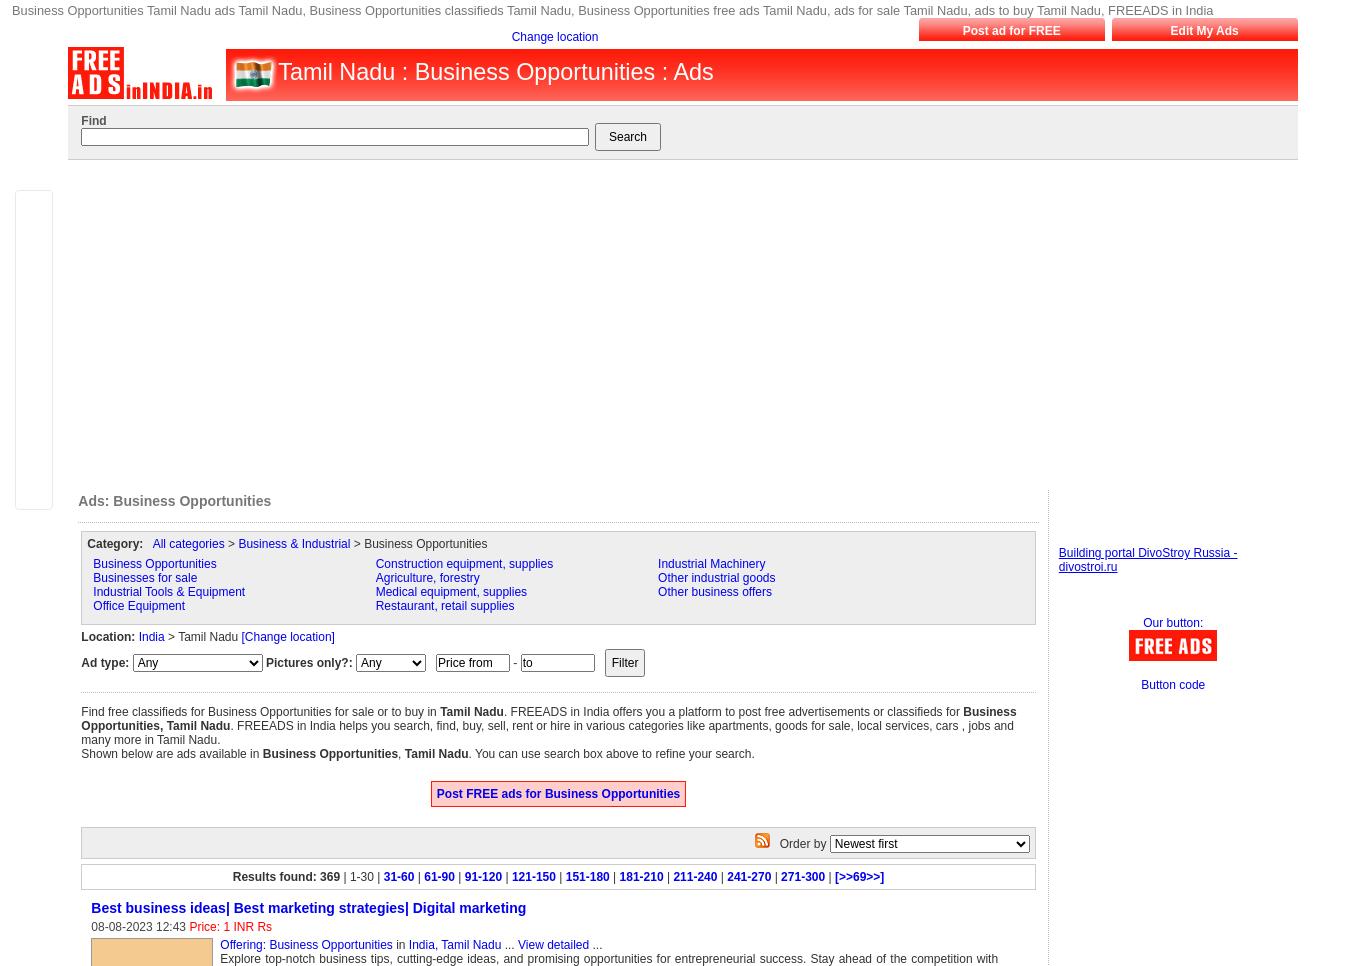 Image resolution: width=1366 pixels, height=966 pixels. What do you see at coordinates (81, 753) in the screenshot?
I see `'Shown below are ads available in'` at bounding box center [81, 753].